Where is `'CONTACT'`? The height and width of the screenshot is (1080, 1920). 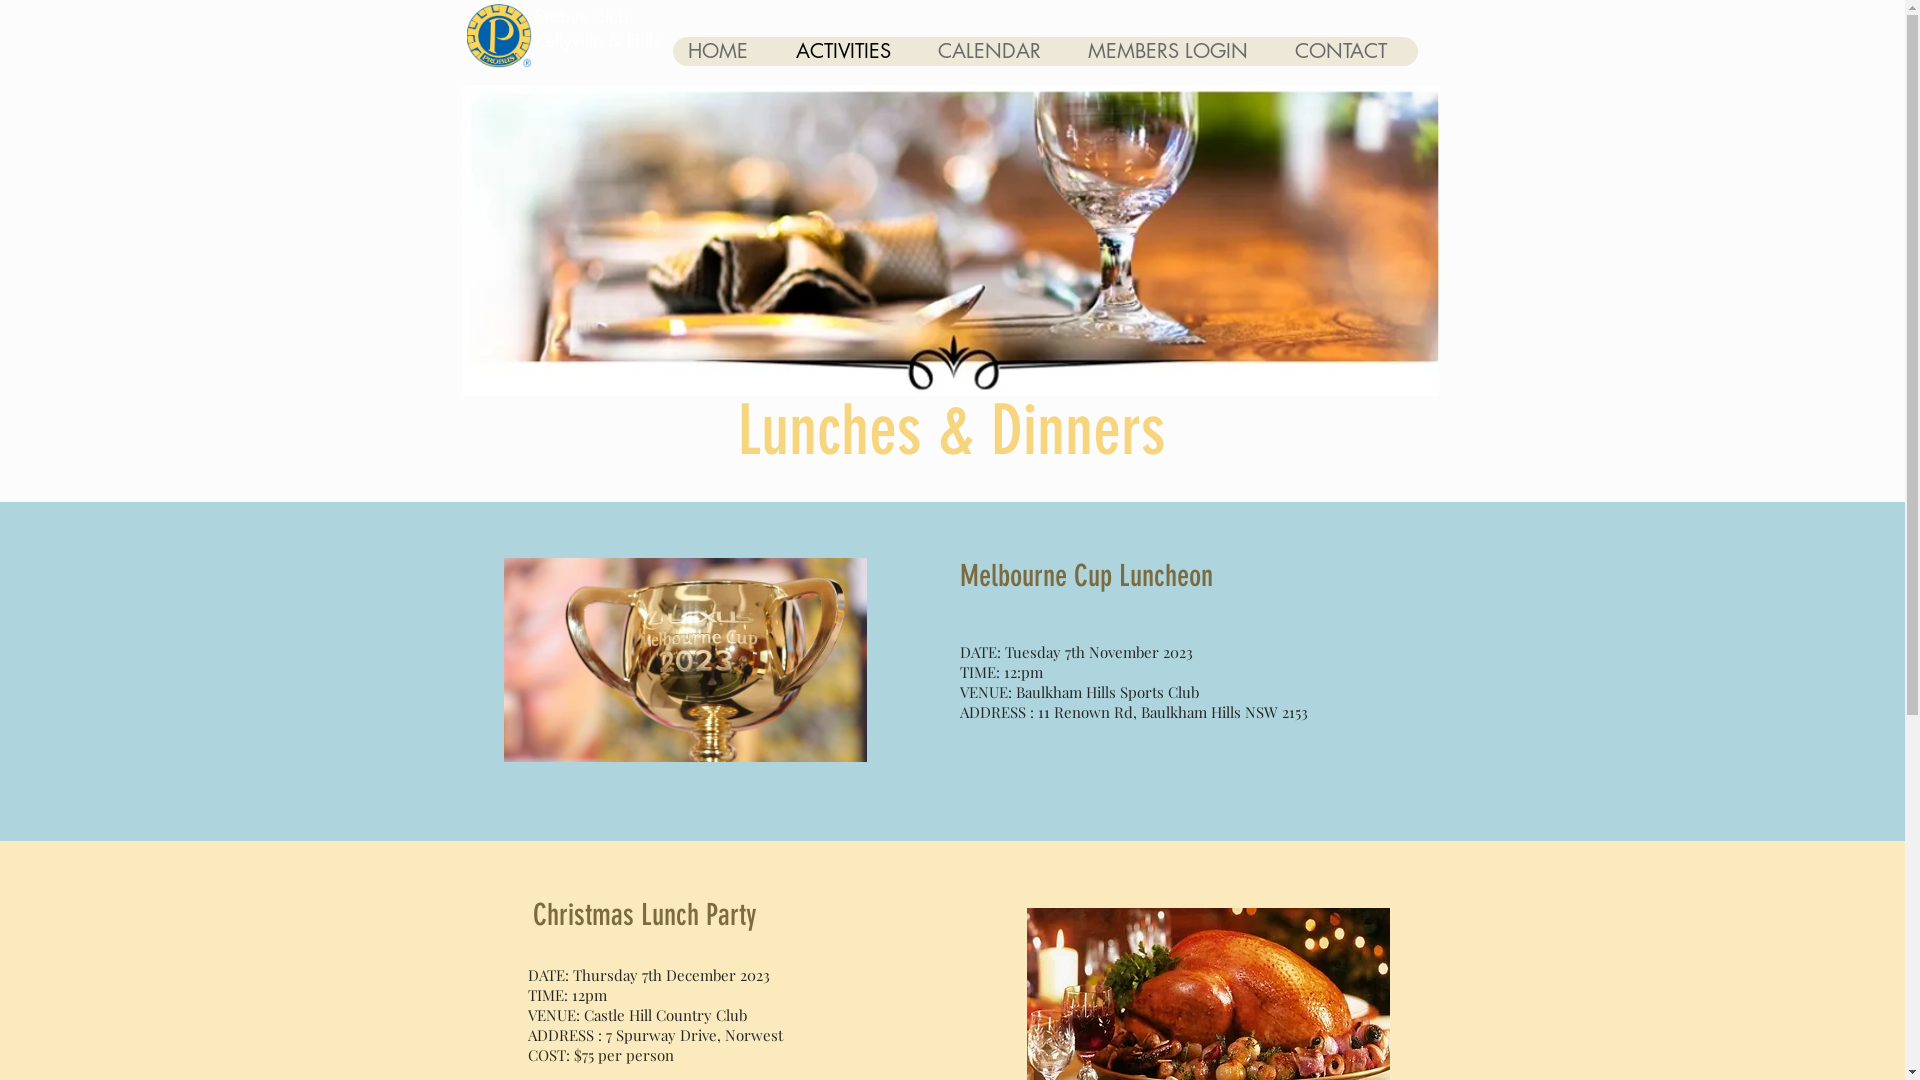 'CONTACT' is located at coordinates (1347, 50).